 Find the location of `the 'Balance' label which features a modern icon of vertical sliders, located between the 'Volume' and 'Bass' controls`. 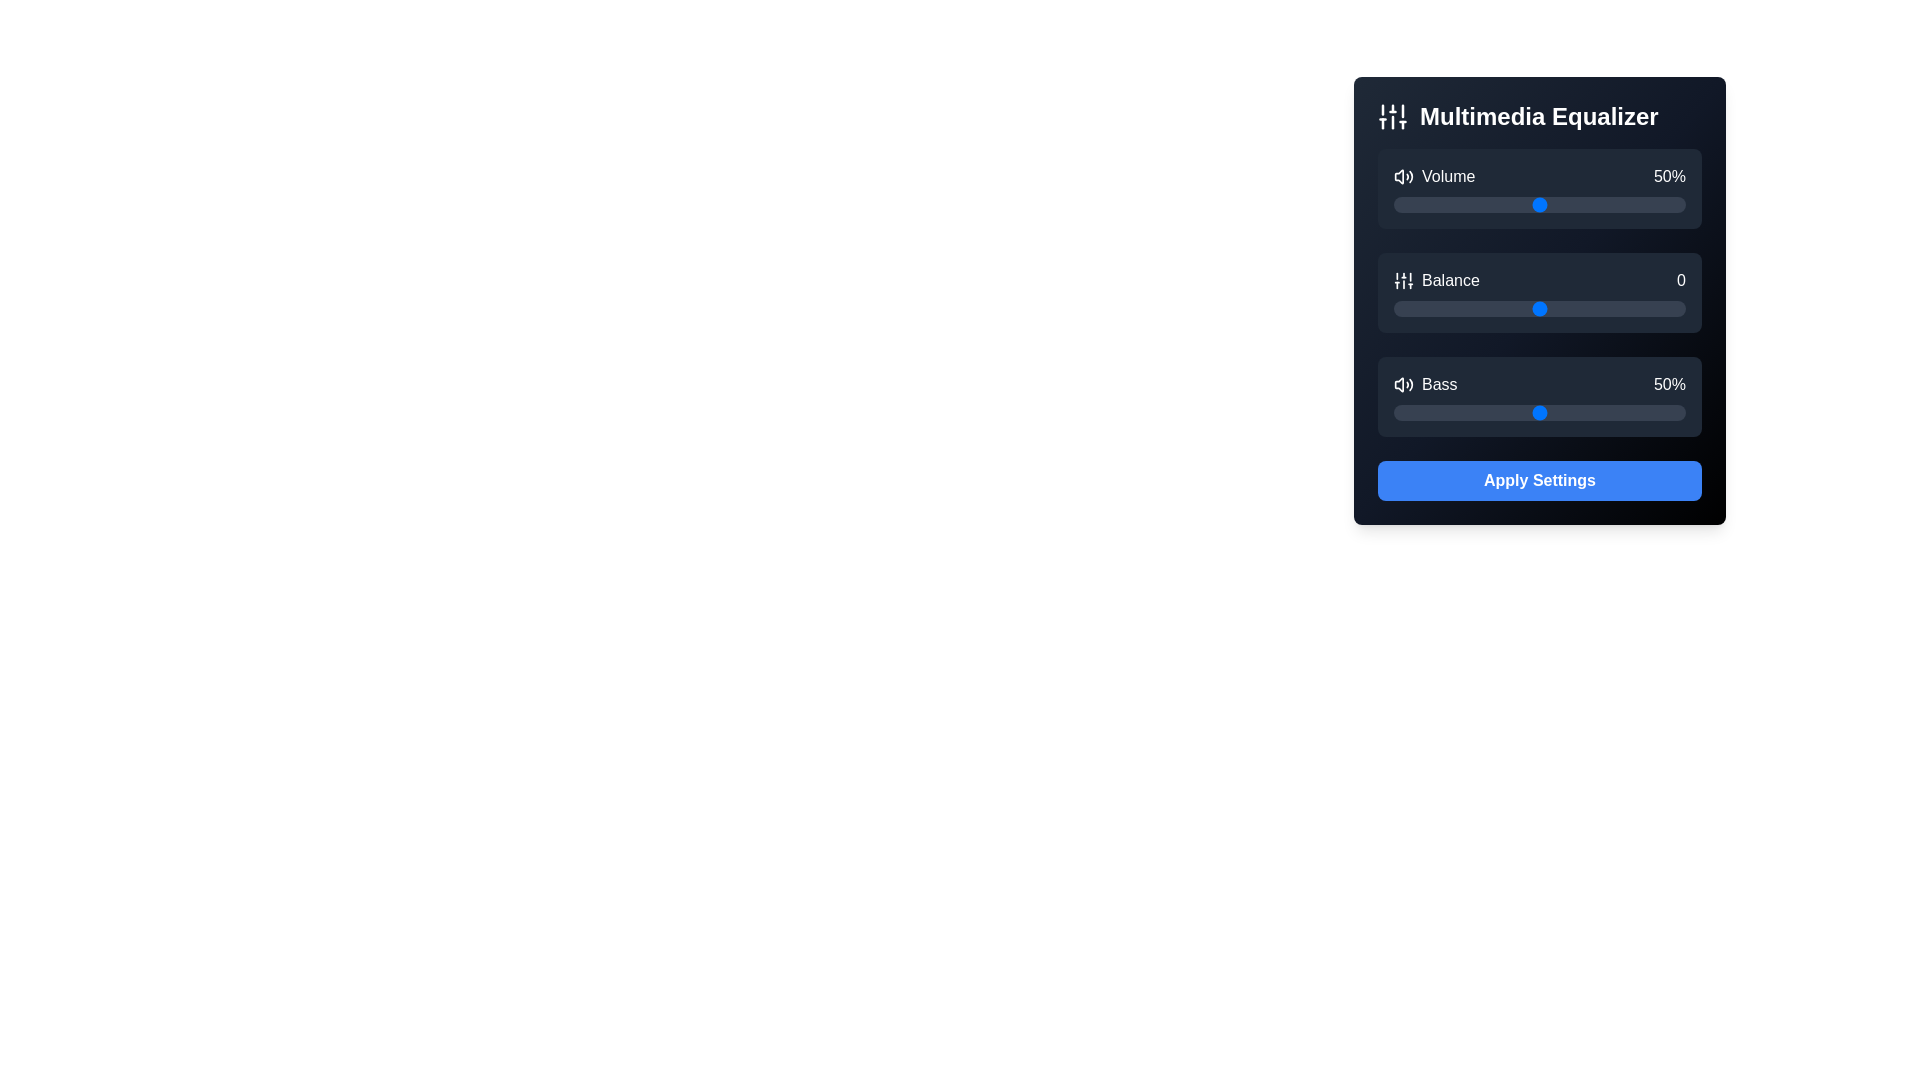

the 'Balance' label which features a modern icon of vertical sliders, located between the 'Volume' and 'Bass' controls is located at coordinates (1435, 281).